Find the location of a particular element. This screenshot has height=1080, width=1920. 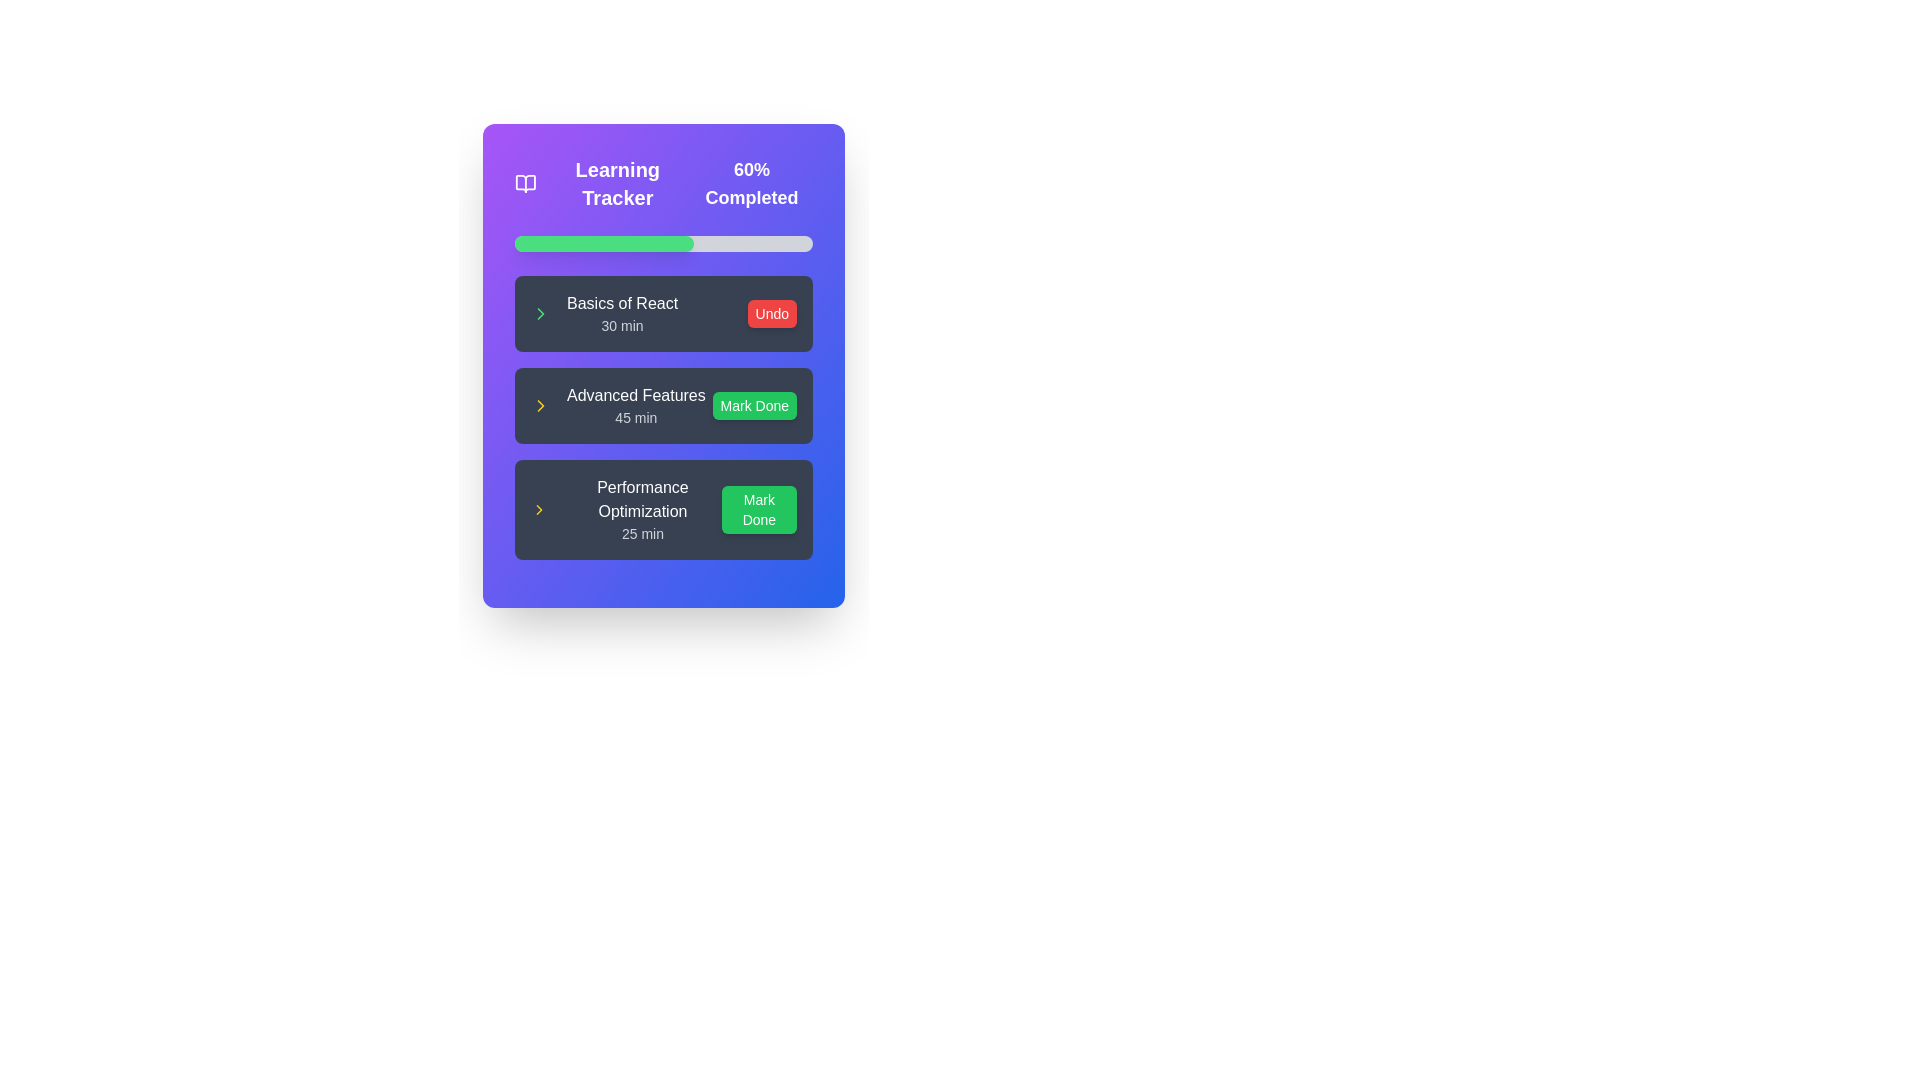

the 'Performance Optimization' completion button located on the right side of the third row in the learning tracker interface is located at coordinates (758, 508).